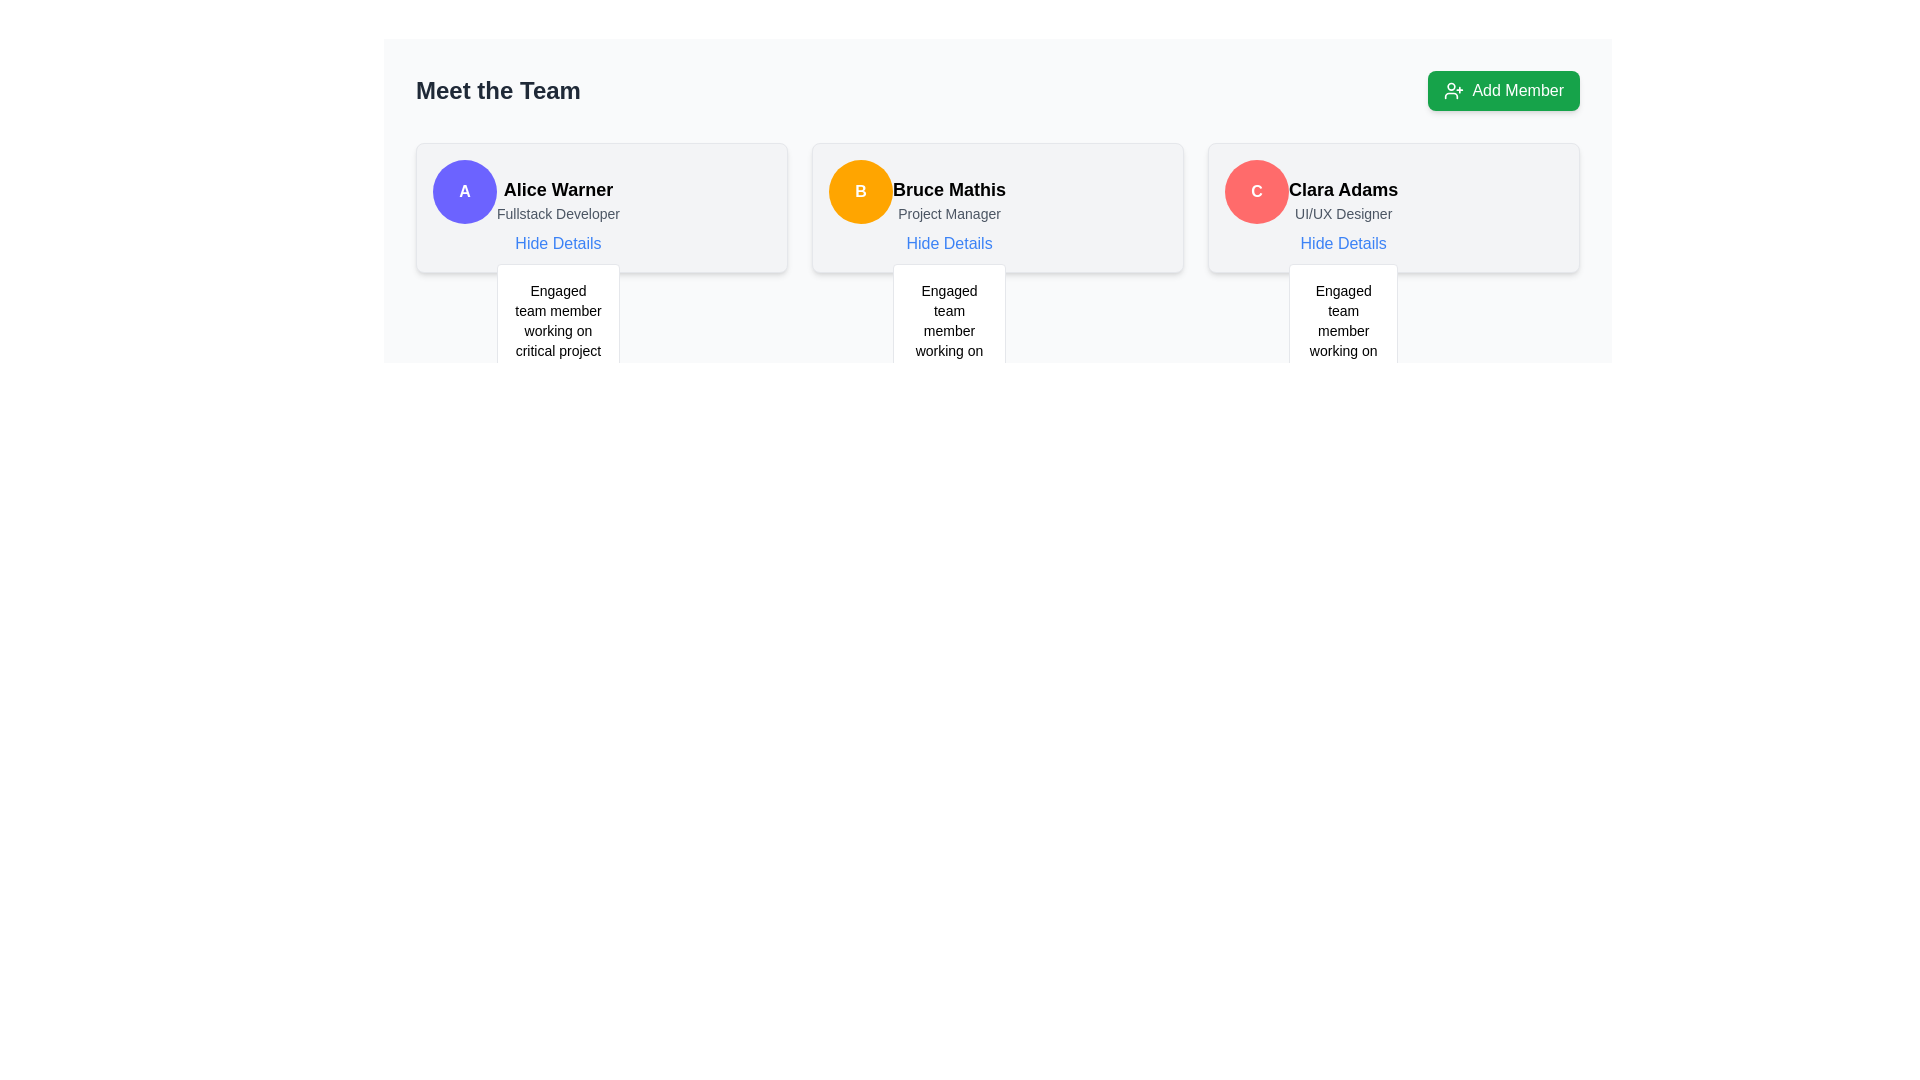 The height and width of the screenshot is (1080, 1920). I want to click on the avatar representing Clara Adams, the UI/UX Designer, located at the top-left corner of her profile card, so click(1256, 192).